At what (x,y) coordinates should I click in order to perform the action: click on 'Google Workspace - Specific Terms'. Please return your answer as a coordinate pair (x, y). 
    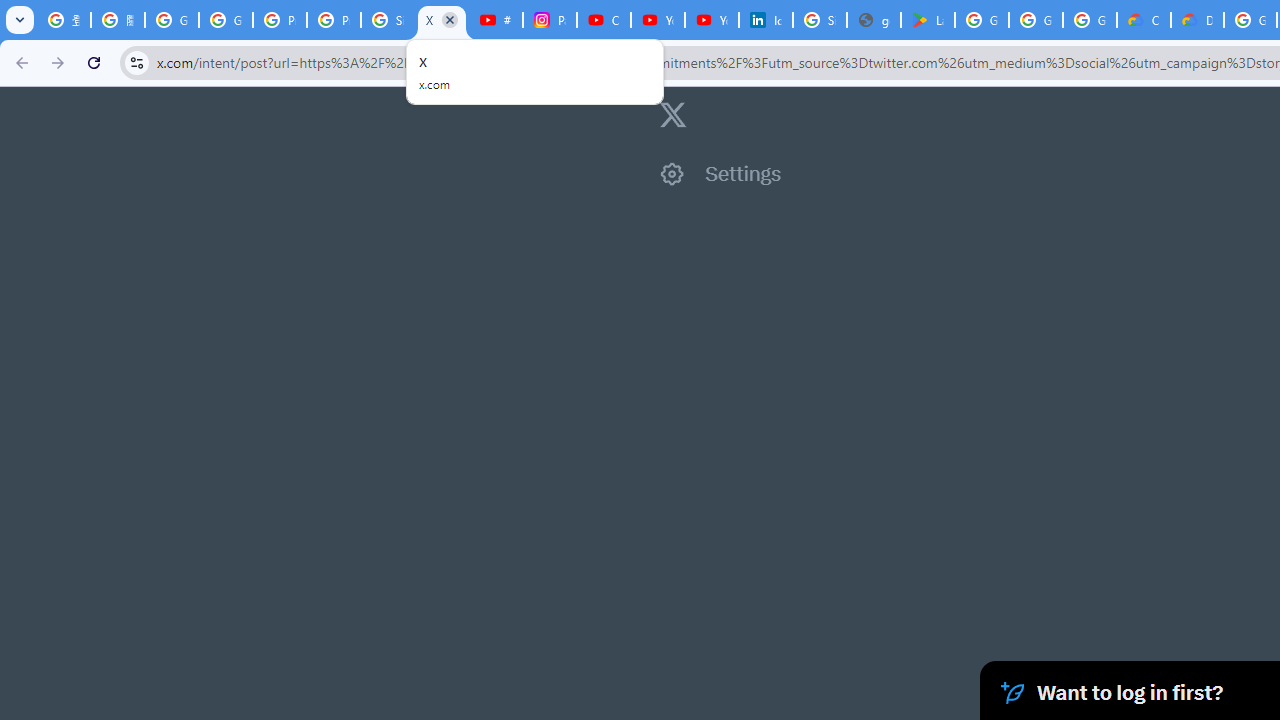
    Looking at the image, I should click on (1036, 20).